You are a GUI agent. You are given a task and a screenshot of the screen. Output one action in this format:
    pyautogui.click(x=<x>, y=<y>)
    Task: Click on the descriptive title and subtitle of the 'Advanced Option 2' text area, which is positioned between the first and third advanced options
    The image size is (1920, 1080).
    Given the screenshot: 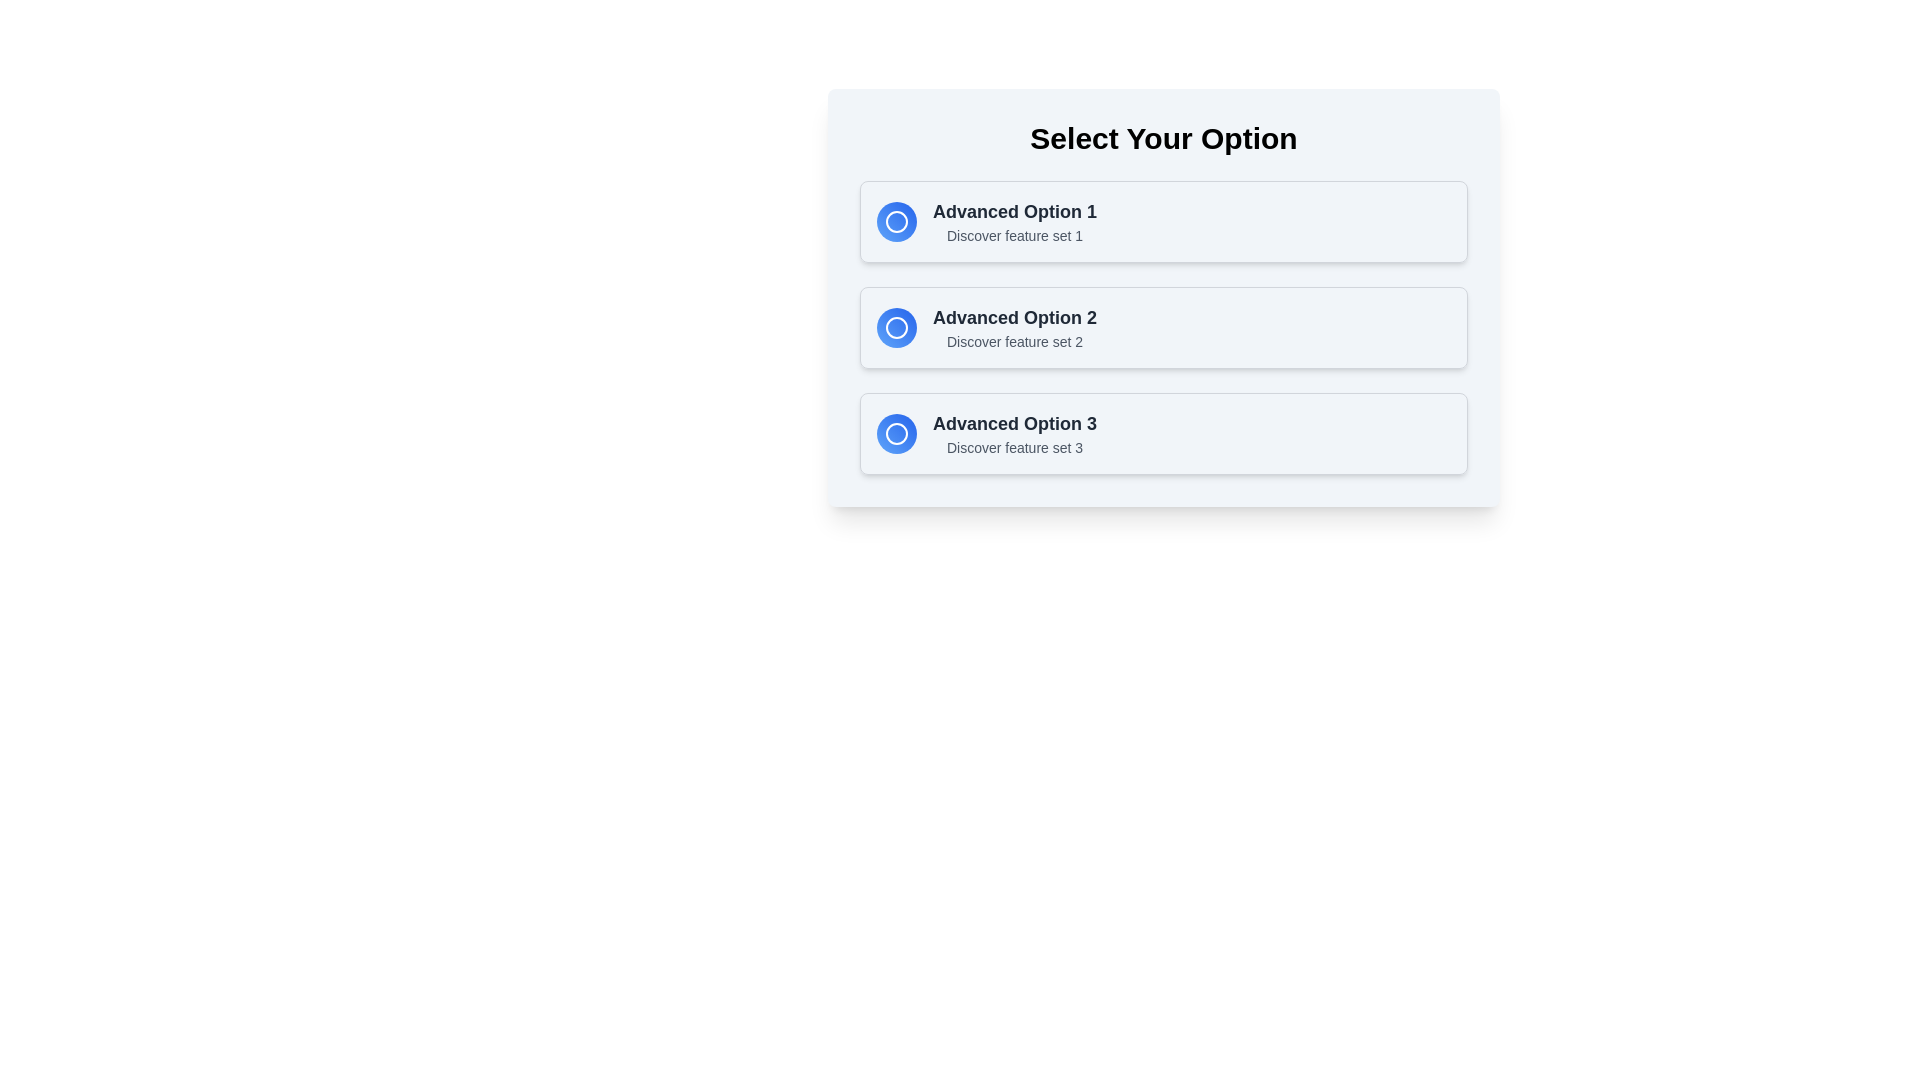 What is the action you would take?
    pyautogui.click(x=1015, y=326)
    